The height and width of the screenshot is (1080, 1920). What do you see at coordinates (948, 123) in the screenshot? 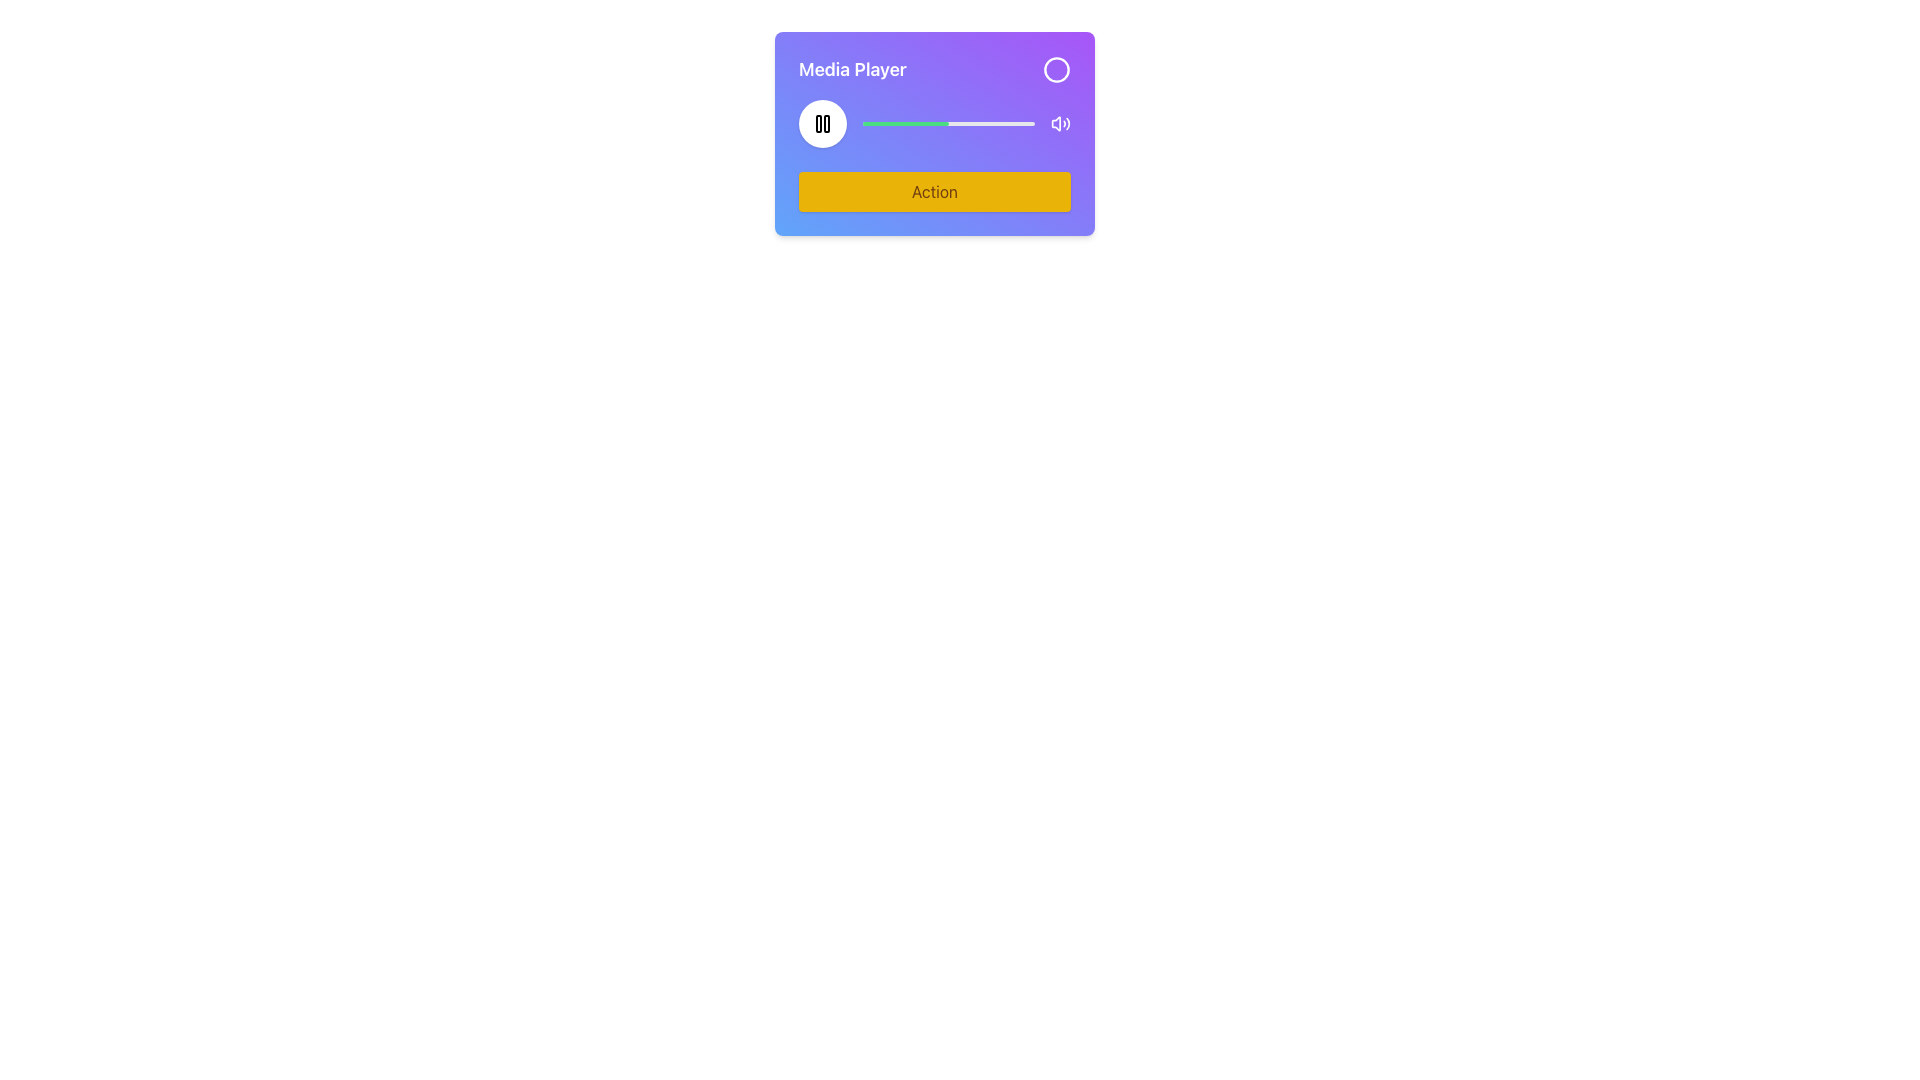
I see `the progress value displayed on the progress bar located between a circular button and a volume indicator icon` at bounding box center [948, 123].